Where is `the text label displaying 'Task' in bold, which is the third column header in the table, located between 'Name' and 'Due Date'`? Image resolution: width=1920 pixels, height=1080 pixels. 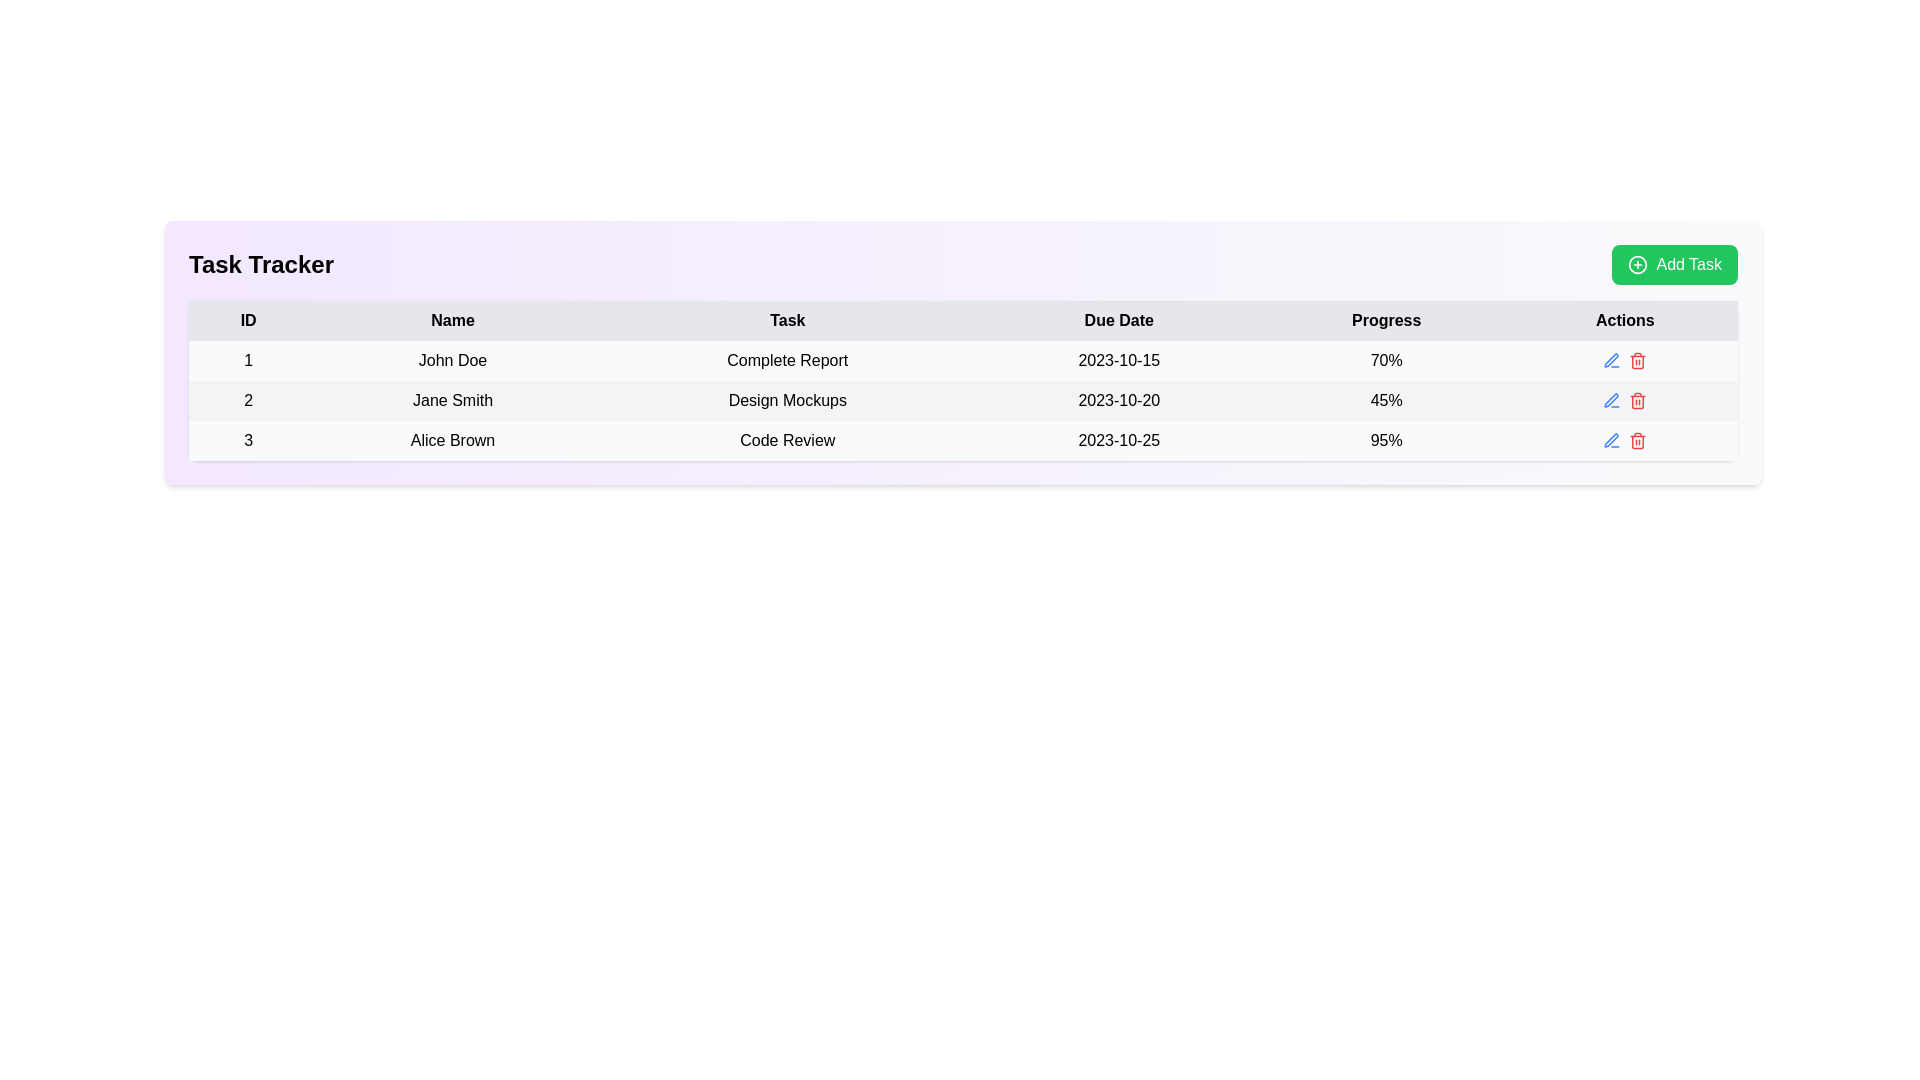
the text label displaying 'Task' in bold, which is the third column header in the table, located between 'Name' and 'Due Date' is located at coordinates (786, 319).